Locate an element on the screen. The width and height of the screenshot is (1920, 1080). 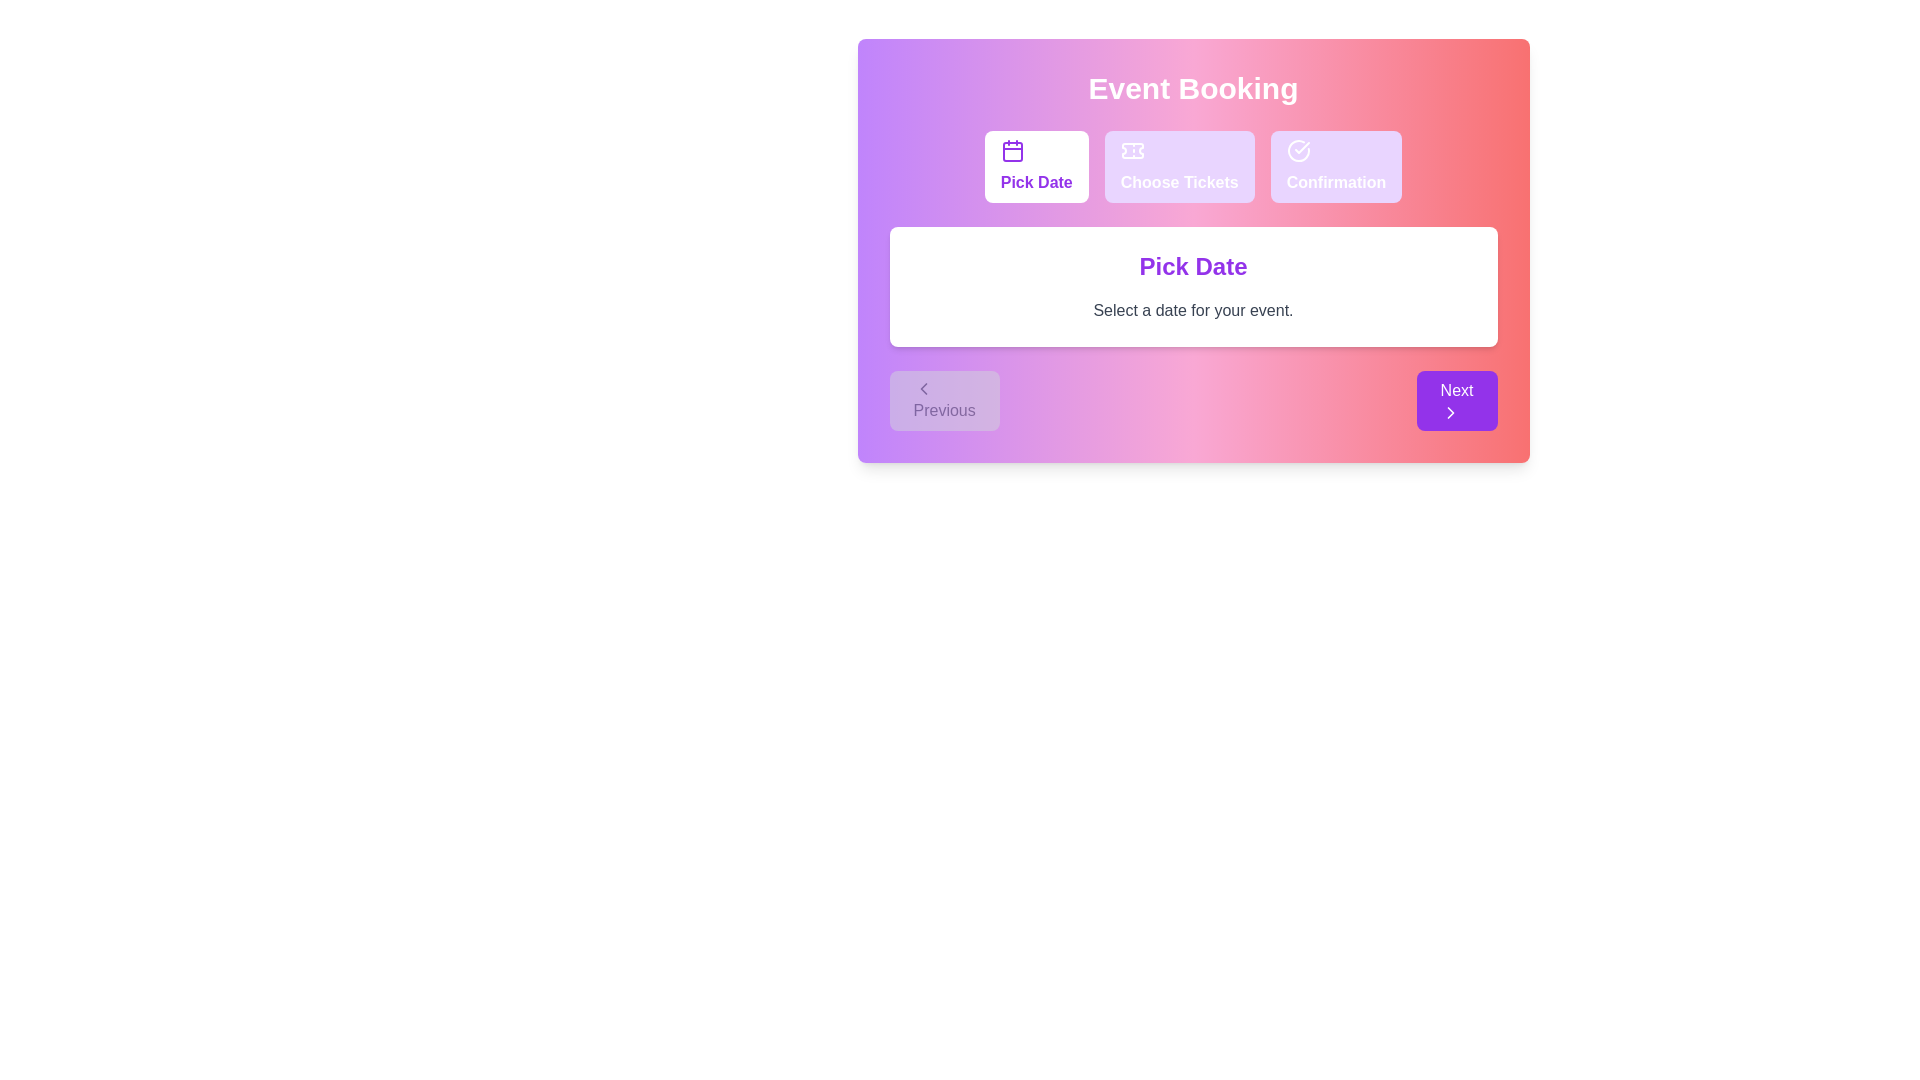
the 'Pick Date' header text, which is a bold, large purple font centered at the top of a white card area is located at coordinates (1193, 265).